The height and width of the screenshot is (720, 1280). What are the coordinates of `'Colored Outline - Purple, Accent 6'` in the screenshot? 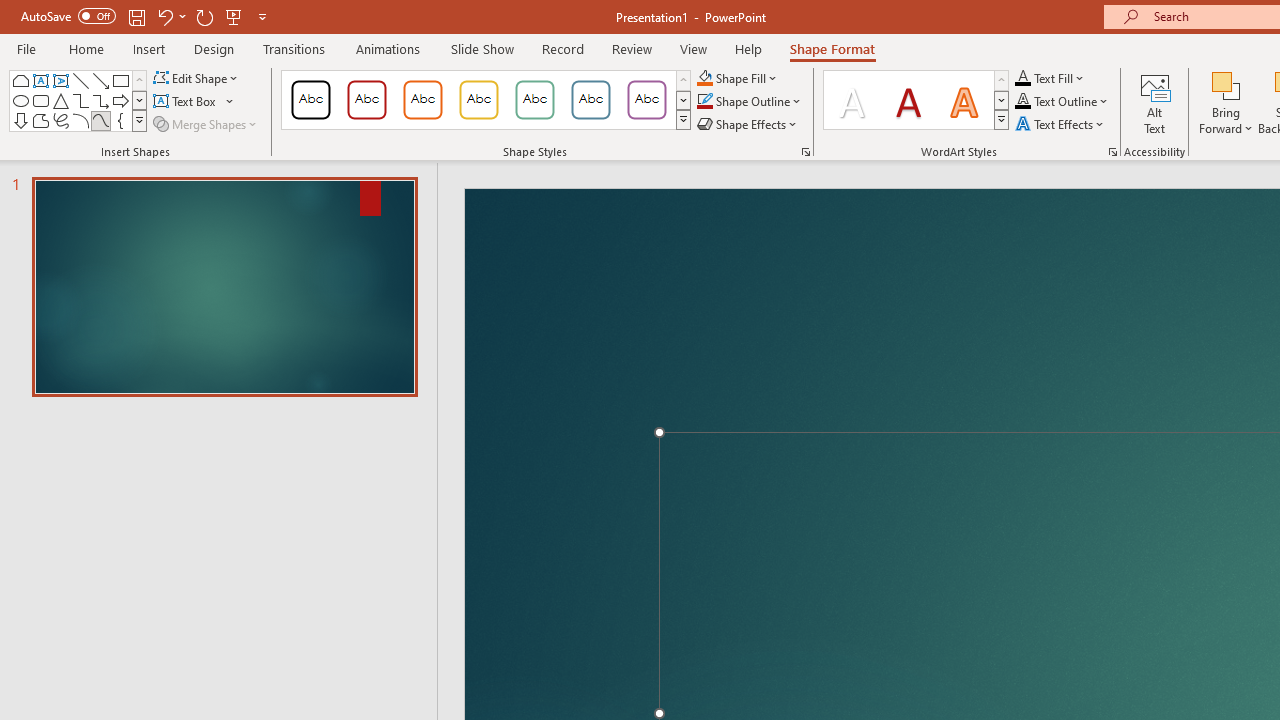 It's located at (647, 100).